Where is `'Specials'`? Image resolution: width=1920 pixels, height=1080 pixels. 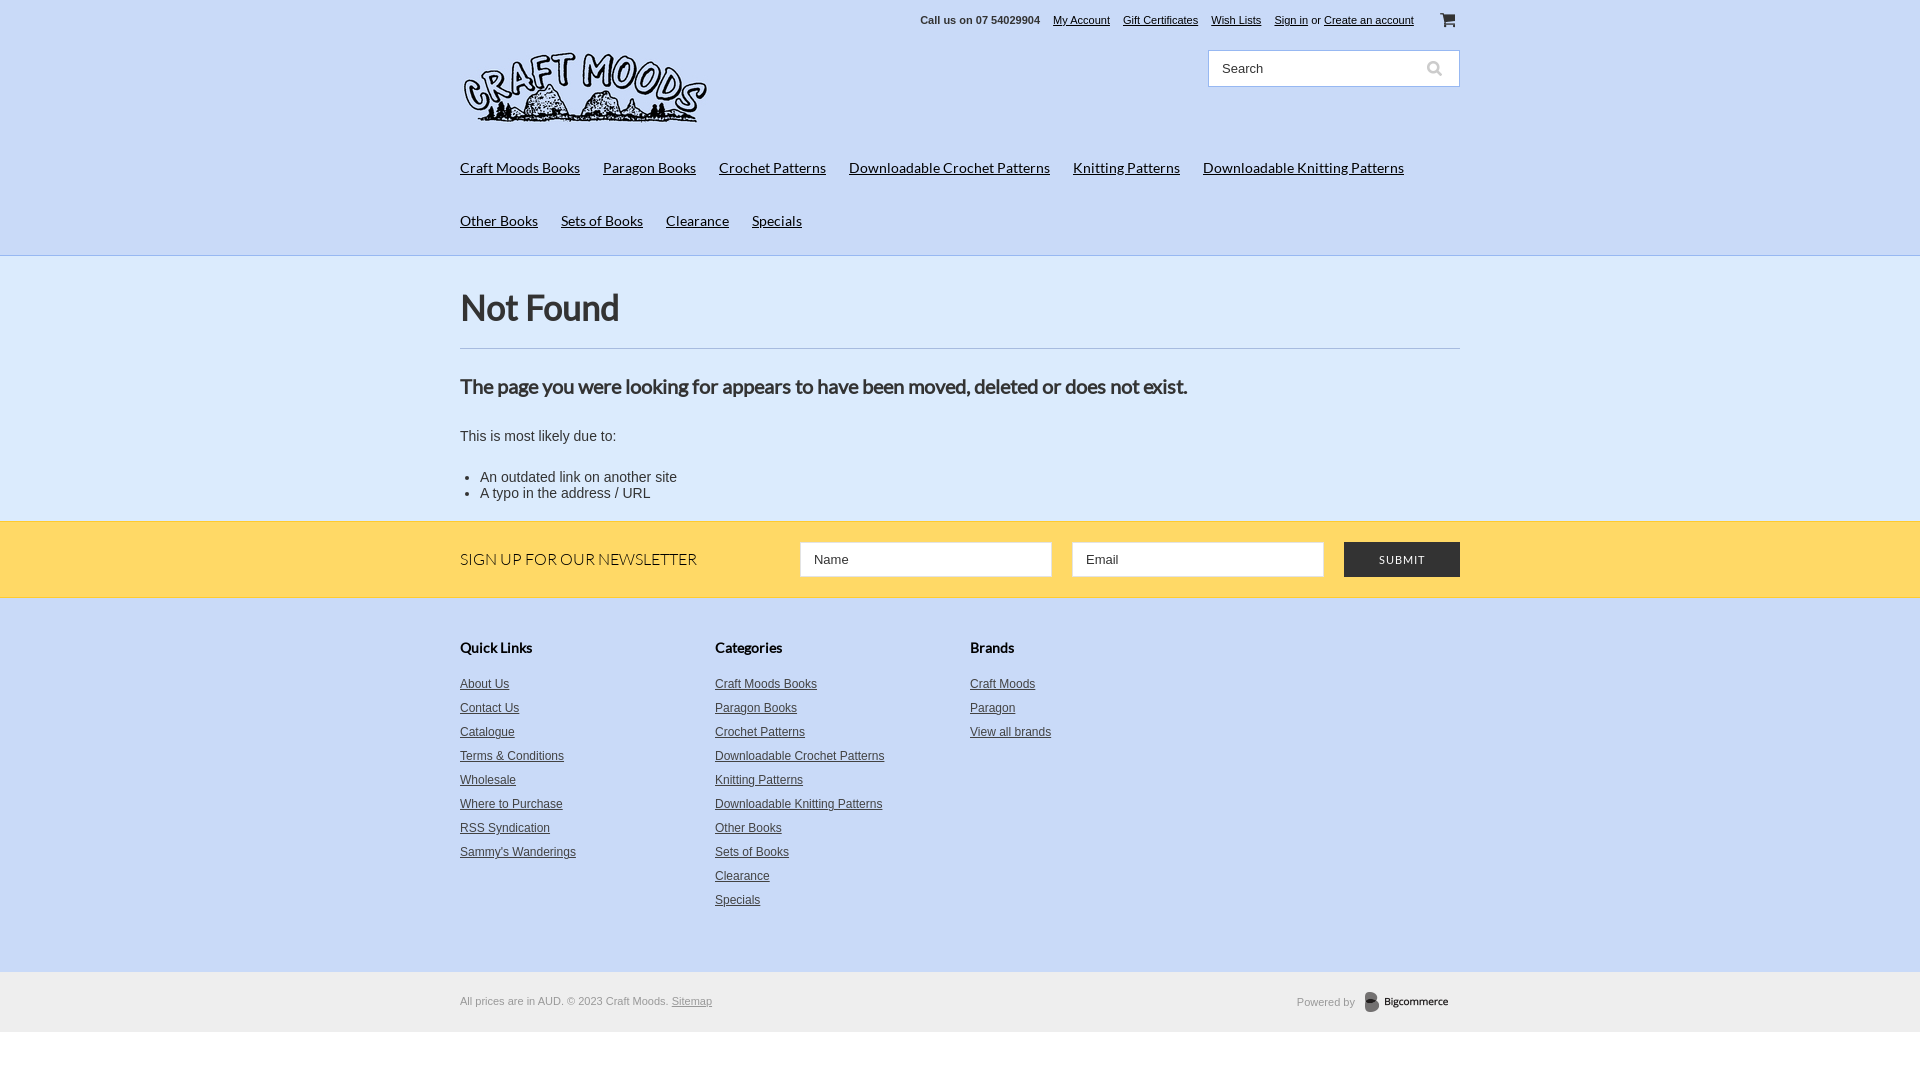 'Specials' is located at coordinates (776, 220).